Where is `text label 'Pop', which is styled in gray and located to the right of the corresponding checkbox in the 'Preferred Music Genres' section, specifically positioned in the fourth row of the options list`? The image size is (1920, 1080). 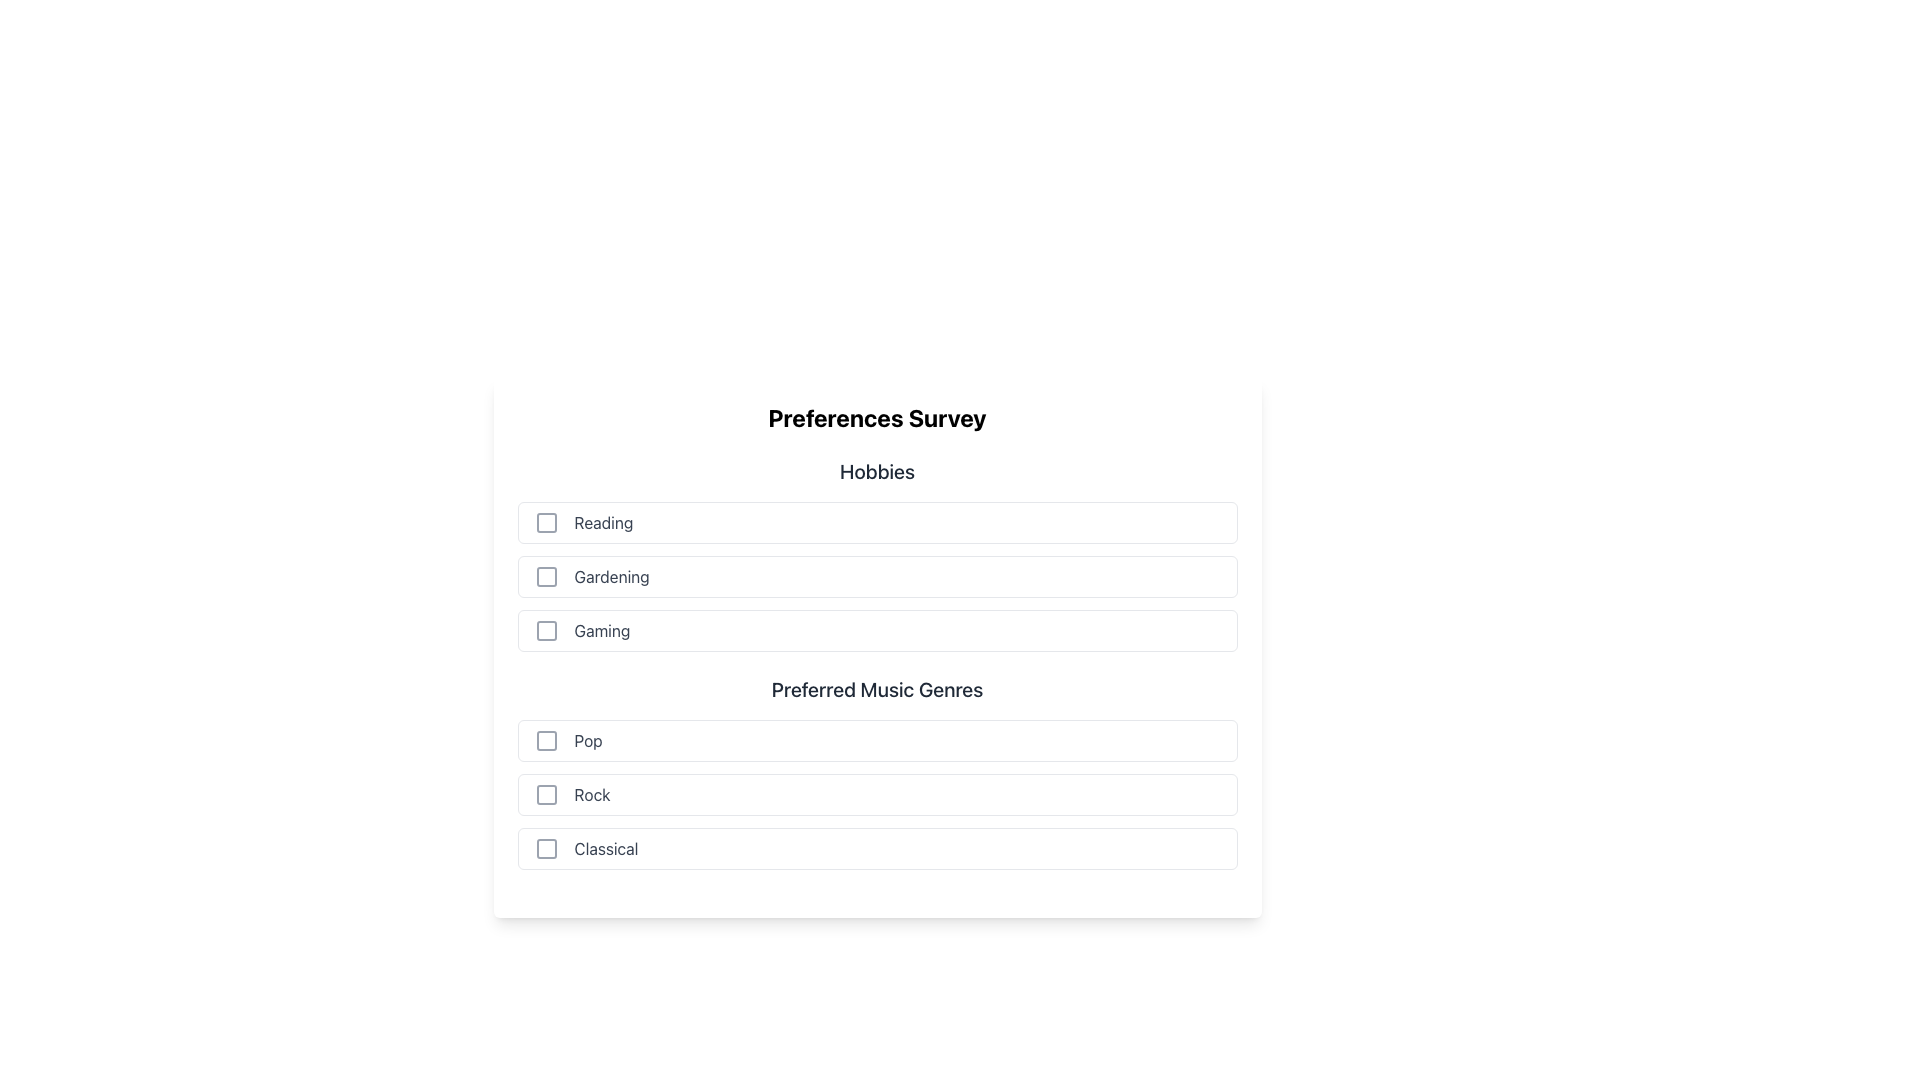 text label 'Pop', which is styled in gray and located to the right of the corresponding checkbox in the 'Preferred Music Genres' section, specifically positioned in the fourth row of the options list is located at coordinates (587, 740).